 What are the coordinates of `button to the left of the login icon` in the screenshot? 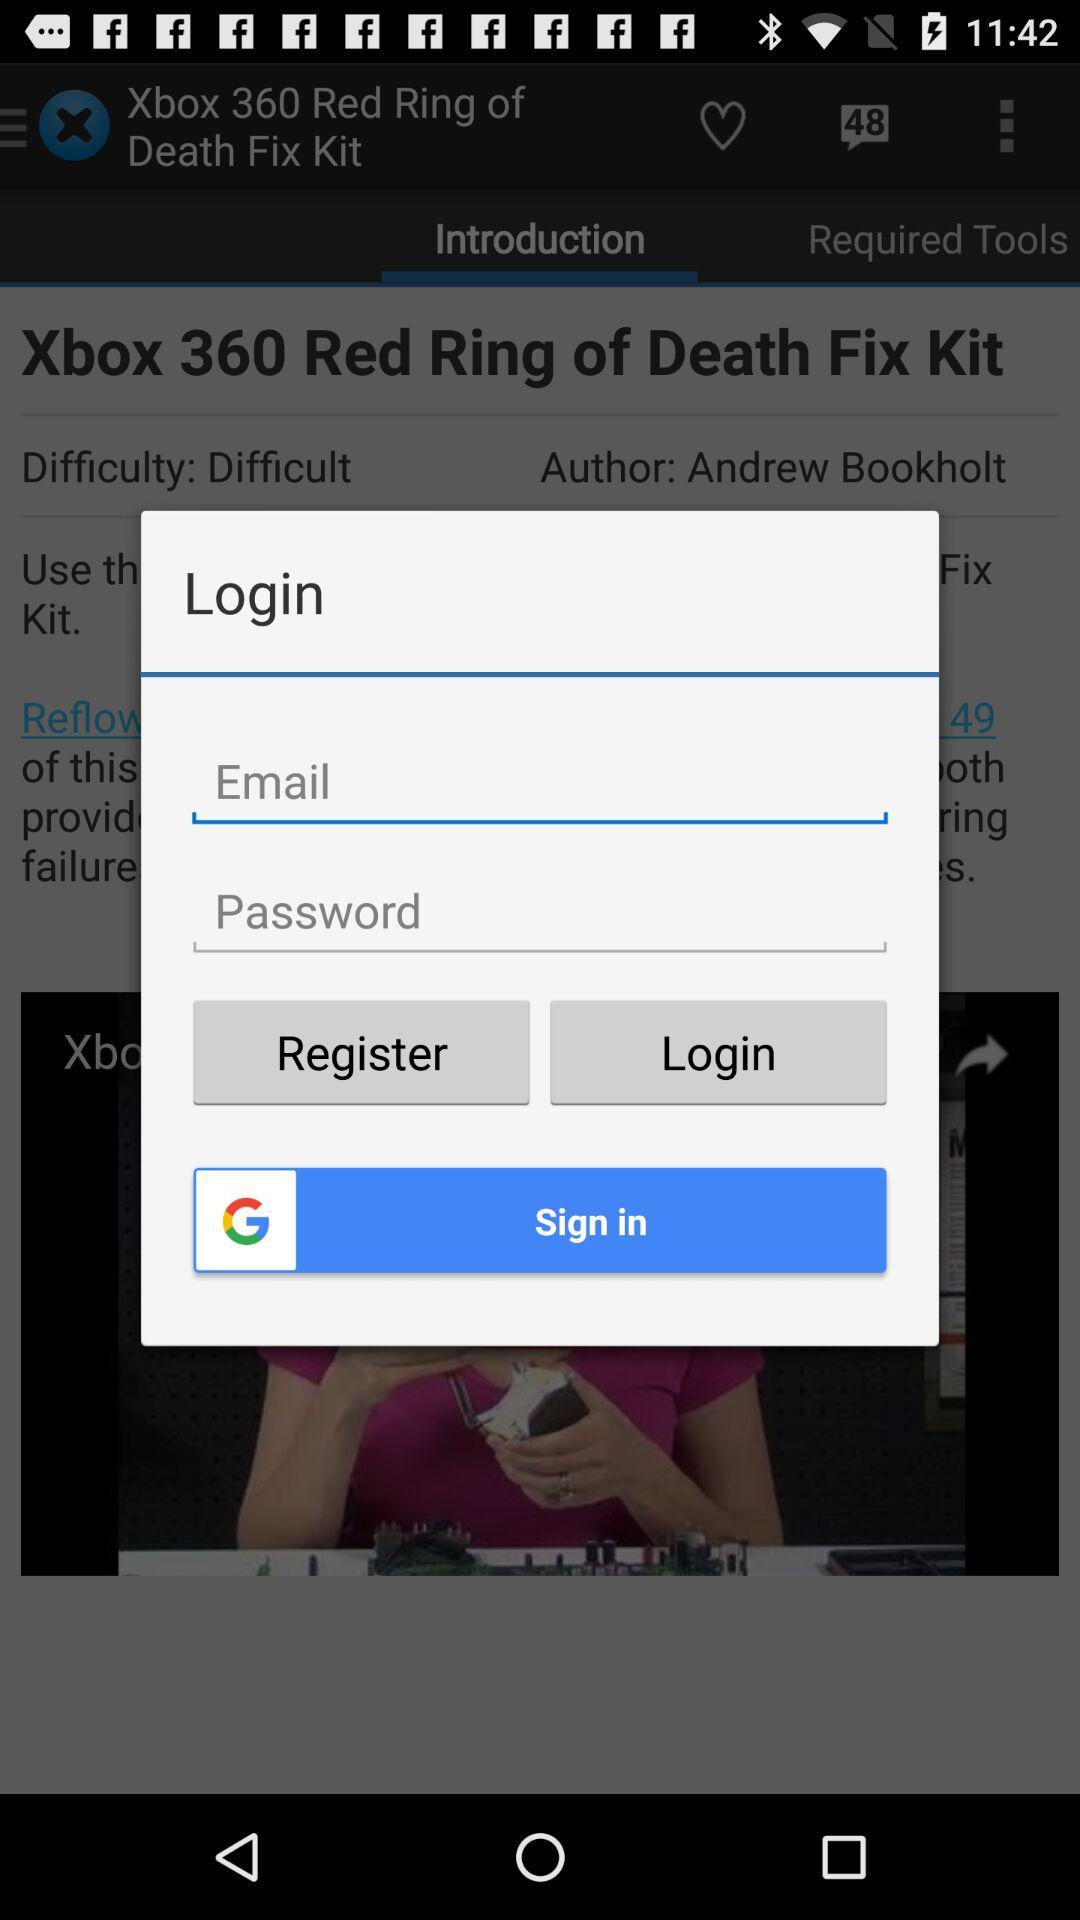 It's located at (361, 1051).